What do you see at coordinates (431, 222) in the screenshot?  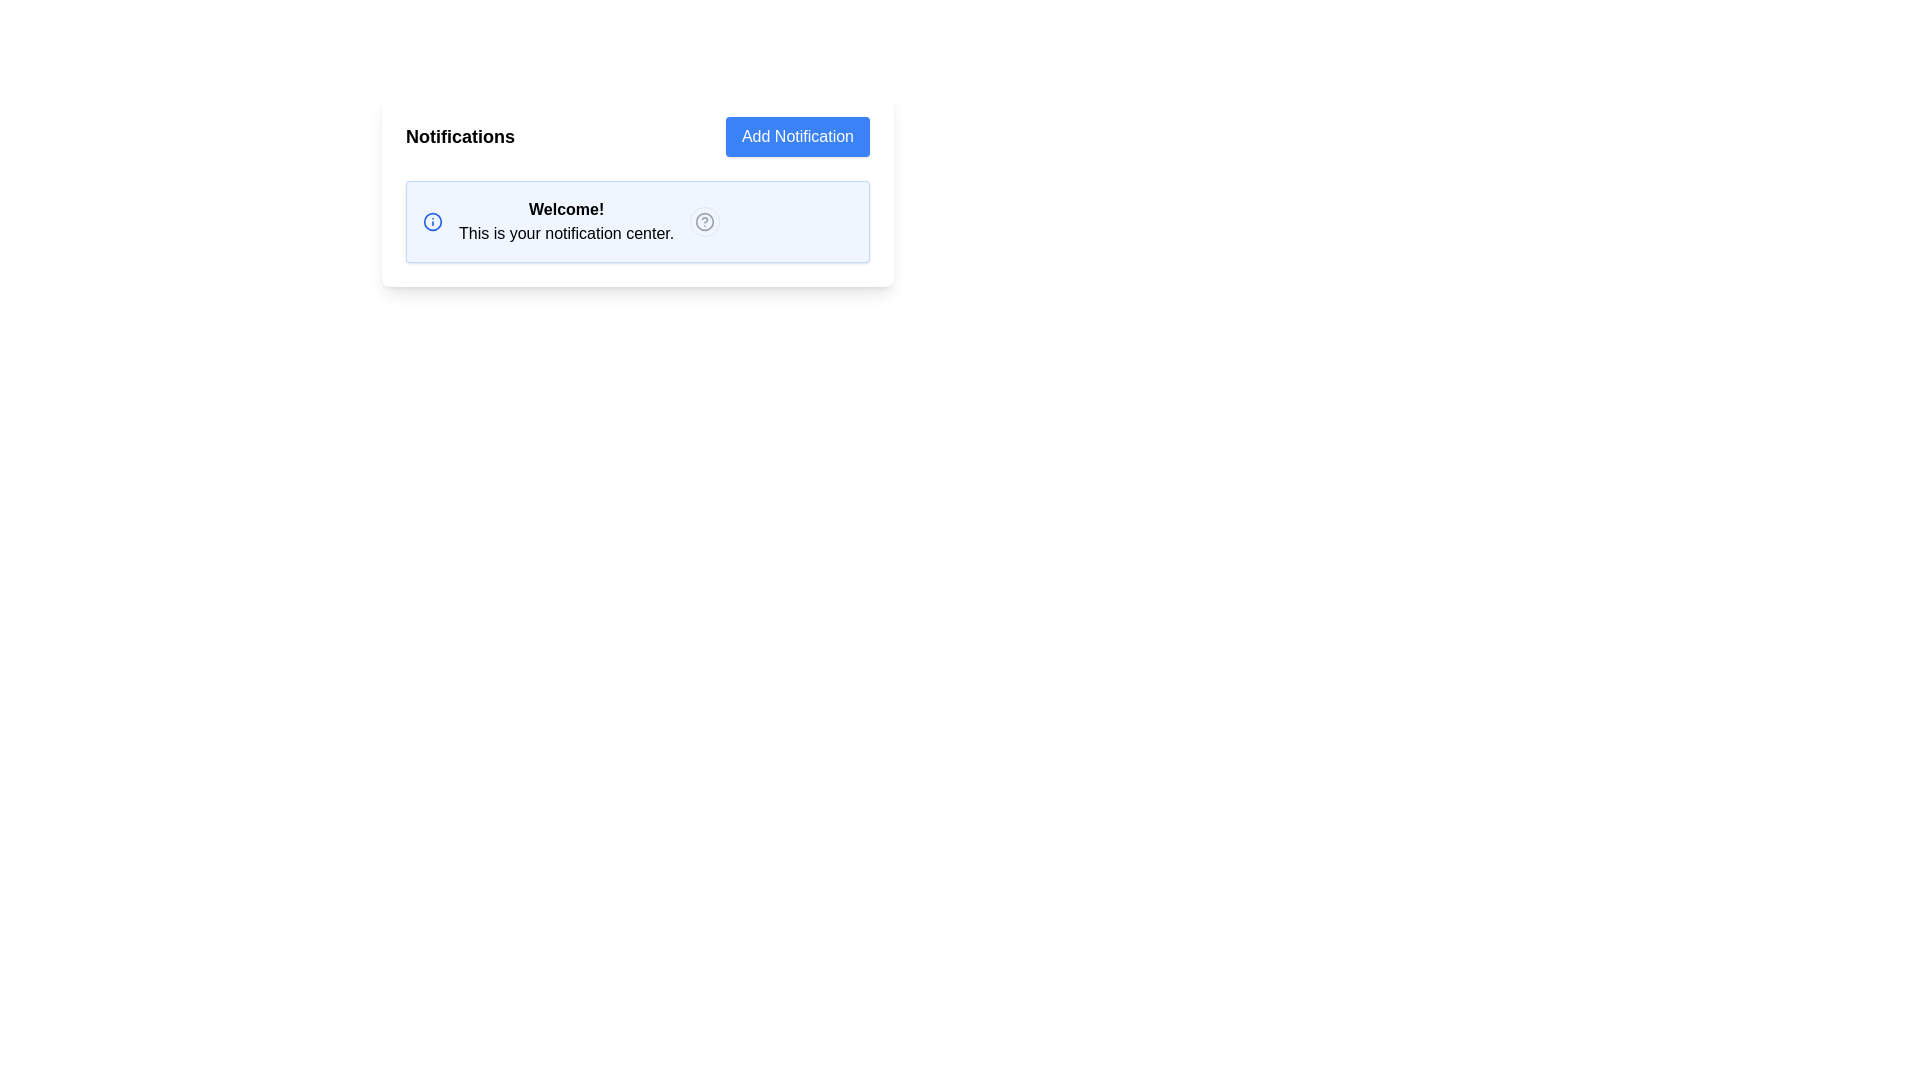 I see `the hollow blue-bordered SVG circle located to the left of the 'Welcome! This is your notification center.' text` at bounding box center [431, 222].